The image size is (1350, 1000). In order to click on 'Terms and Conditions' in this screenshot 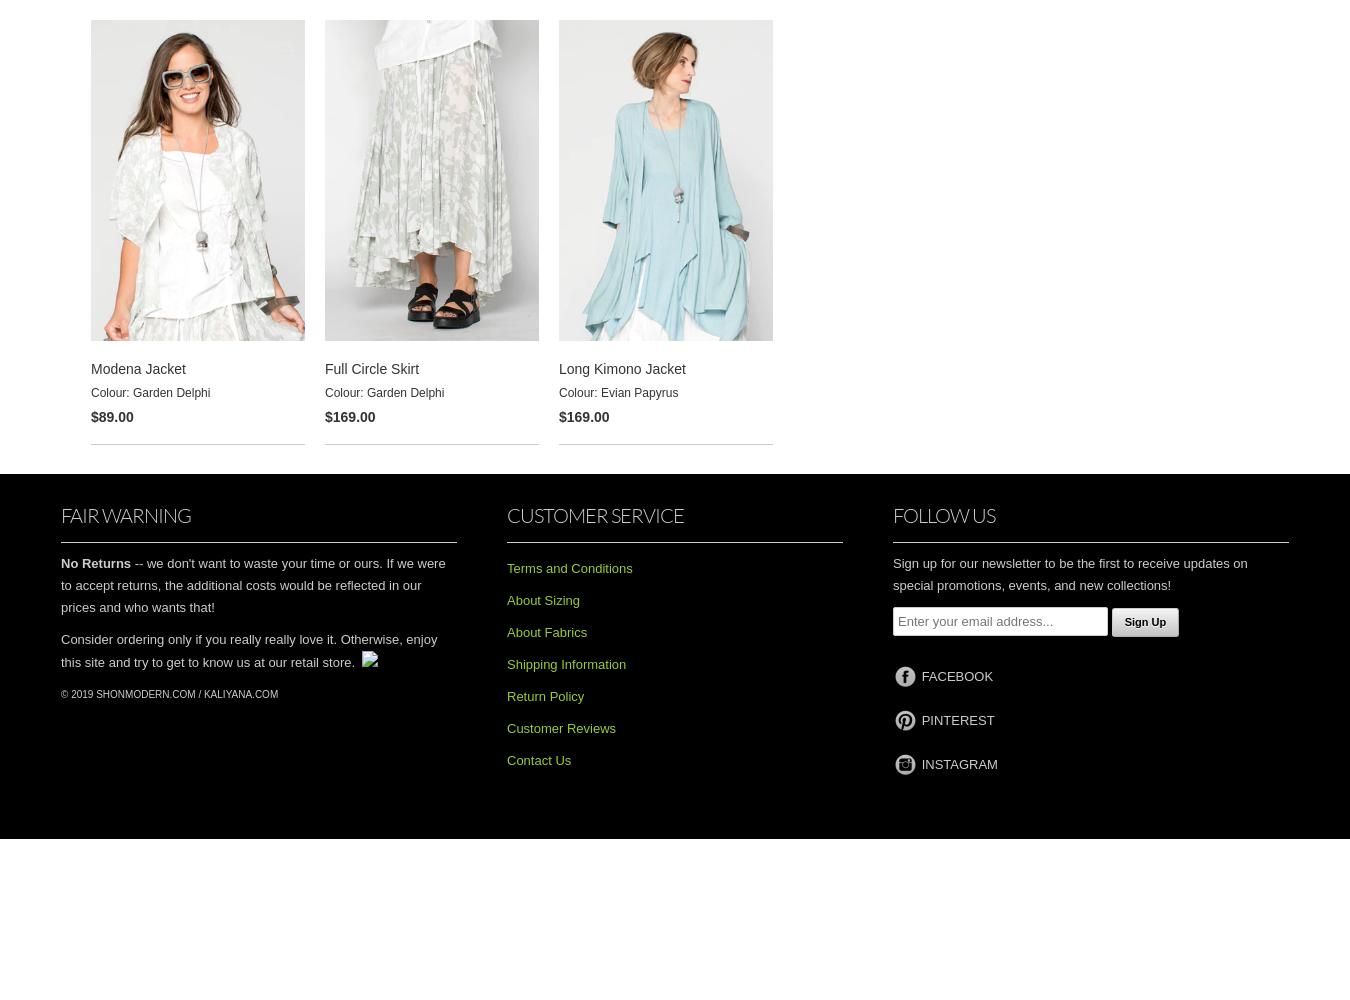, I will do `click(569, 566)`.